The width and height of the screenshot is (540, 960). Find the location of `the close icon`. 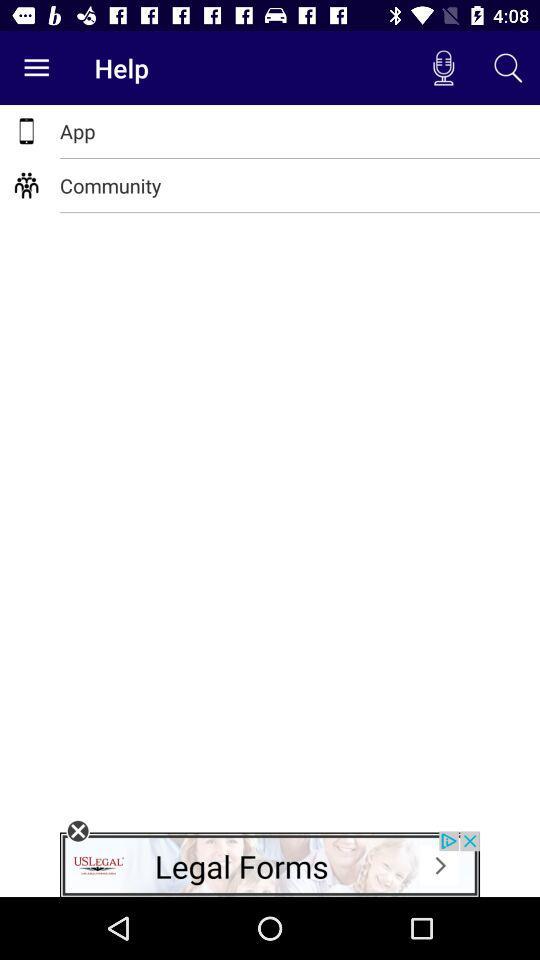

the close icon is located at coordinates (77, 831).